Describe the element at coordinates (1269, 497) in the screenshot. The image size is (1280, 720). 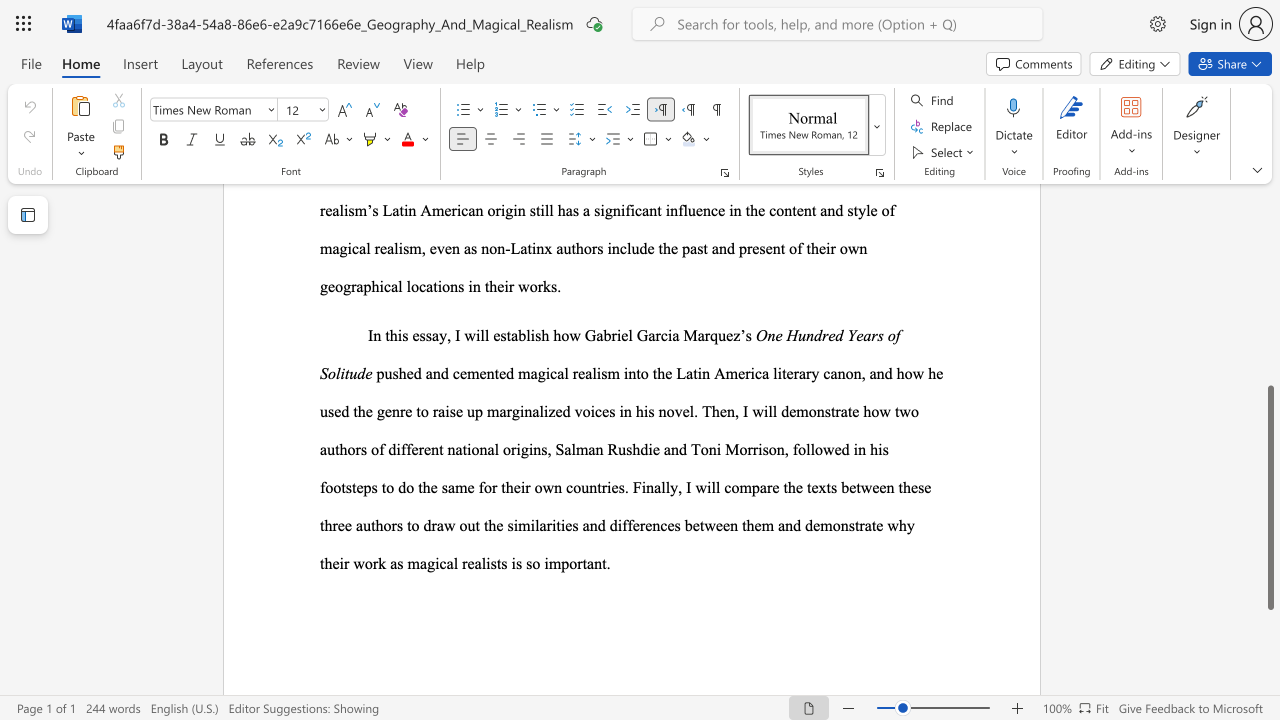
I see `the scrollbar and move down 160 pixels` at that location.